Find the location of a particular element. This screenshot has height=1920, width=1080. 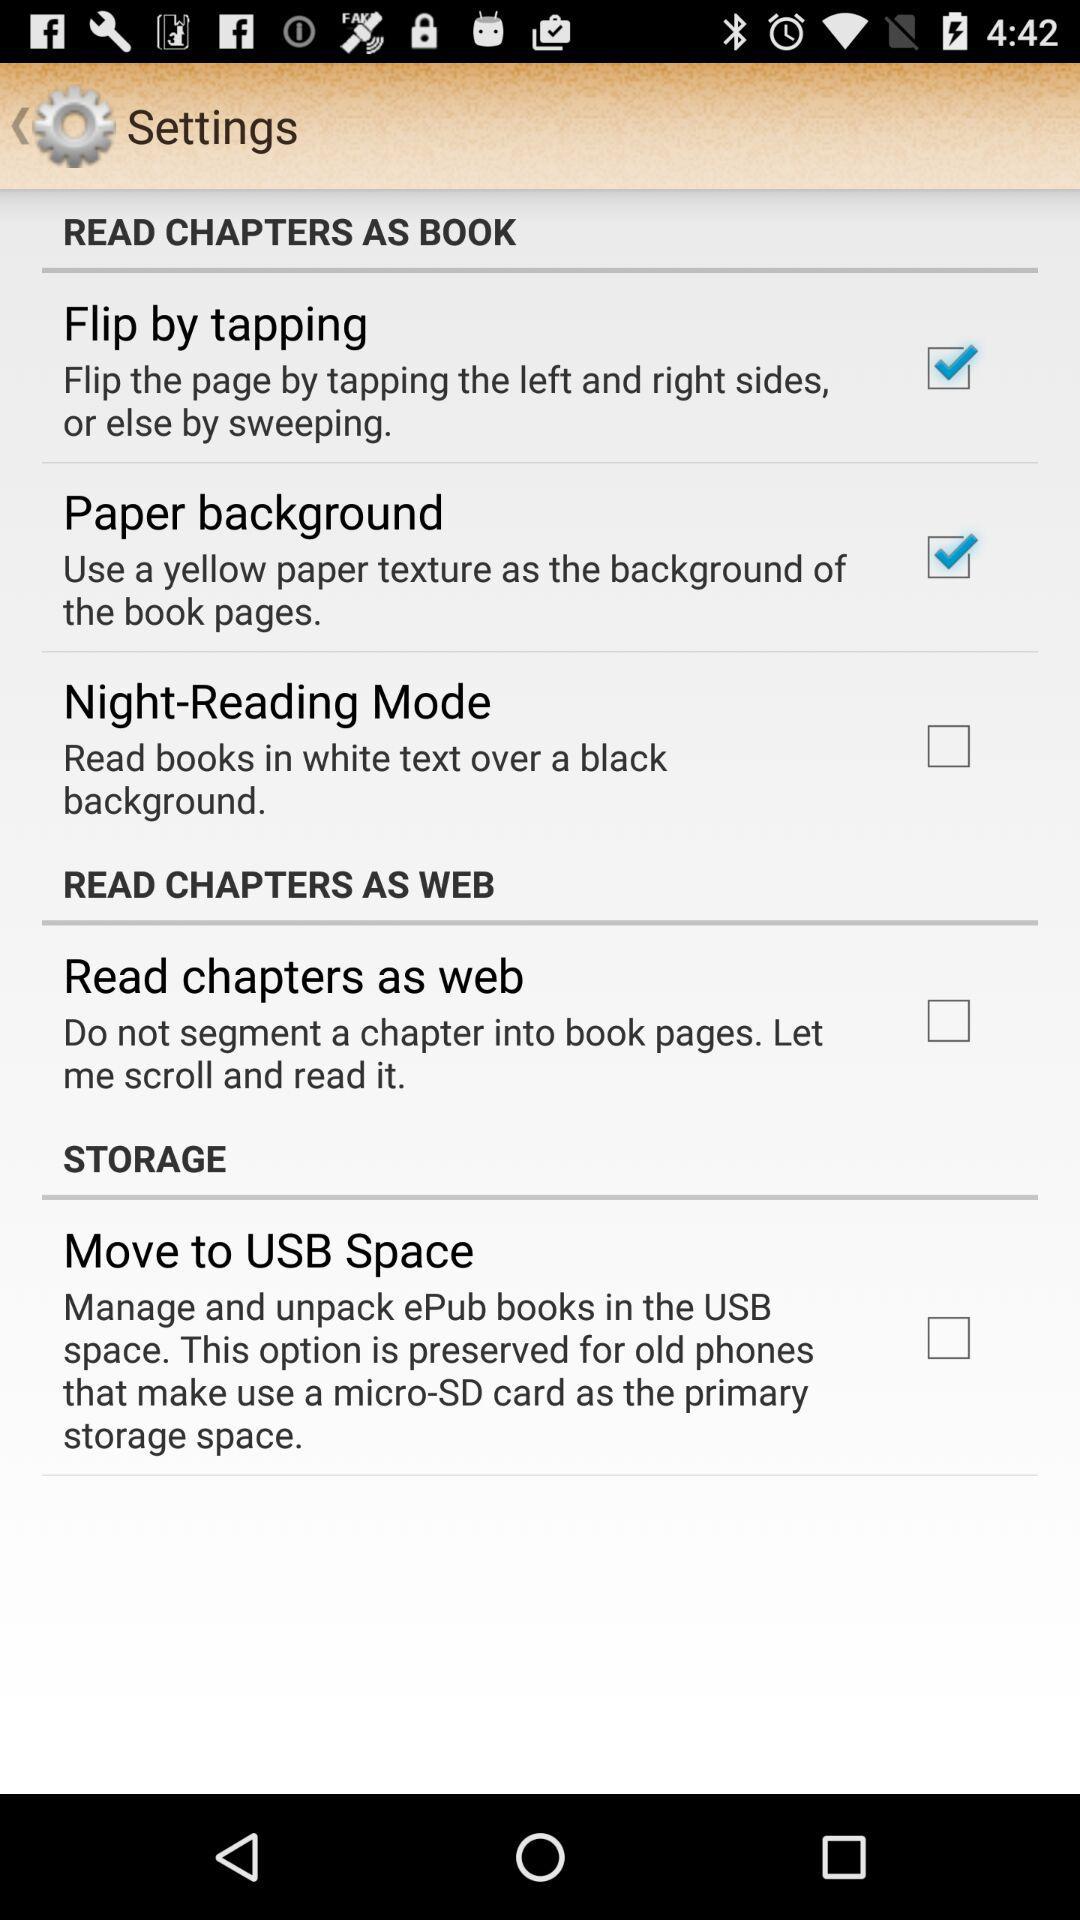

do not segment is located at coordinates (463, 1051).